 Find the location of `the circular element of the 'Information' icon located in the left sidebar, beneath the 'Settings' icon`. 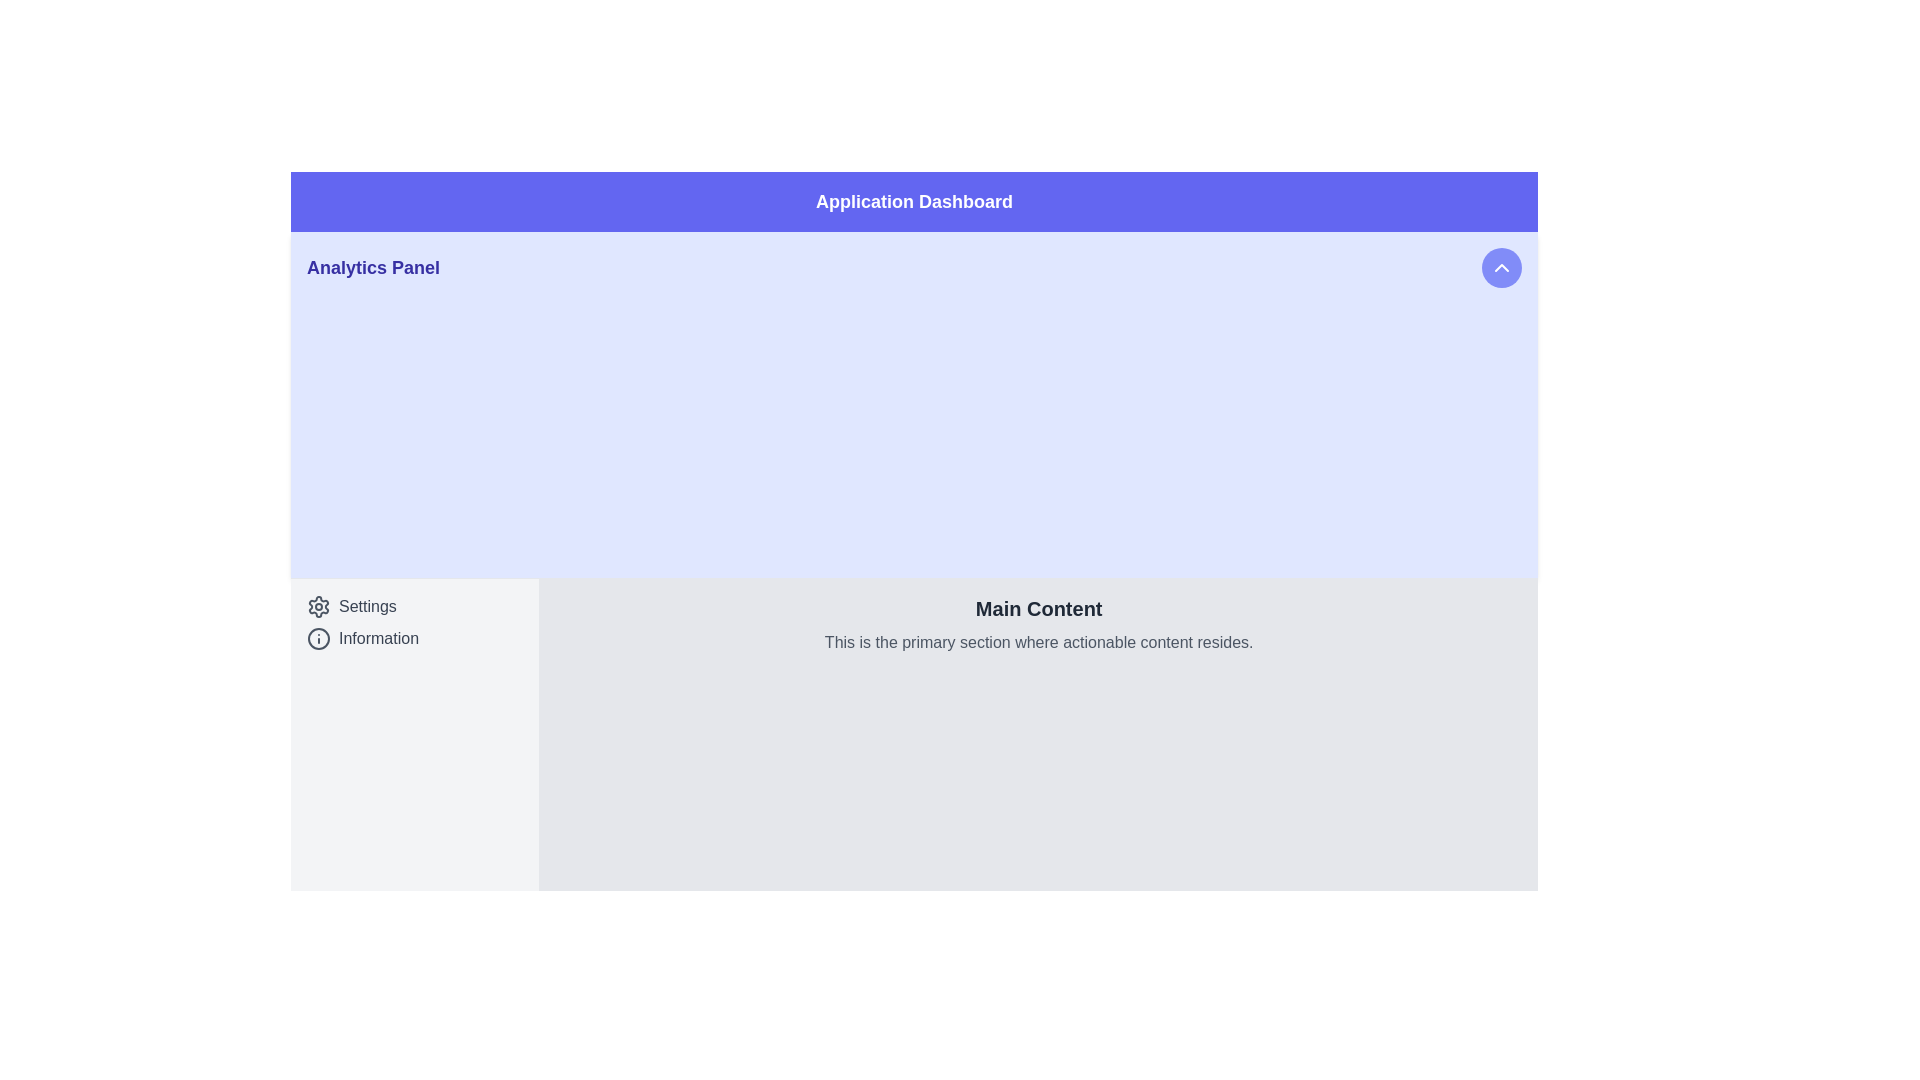

the circular element of the 'Information' icon located in the left sidebar, beneath the 'Settings' icon is located at coordinates (317, 638).